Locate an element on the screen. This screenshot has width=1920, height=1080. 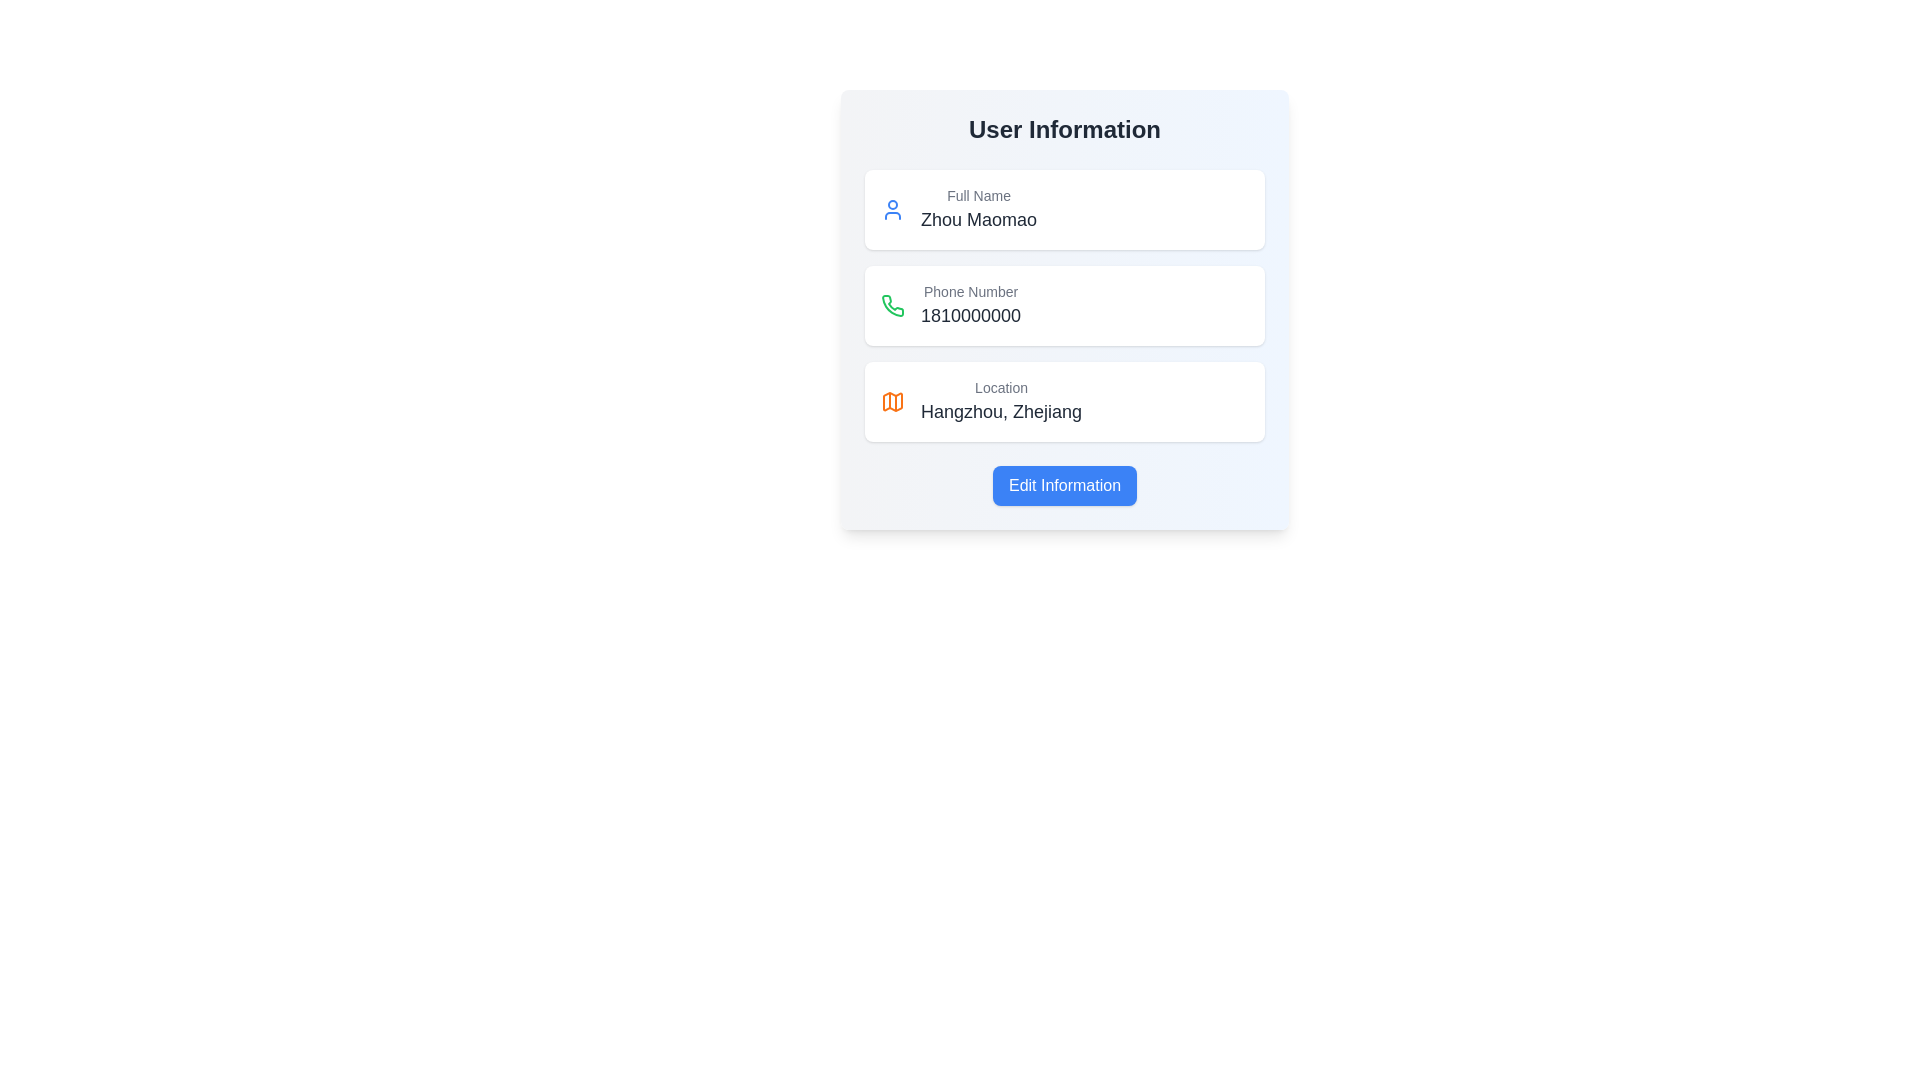
the Text Display element that shows the digits '1810000000' with a grayish background, located beneath the 'Phone Number' label is located at coordinates (971, 315).